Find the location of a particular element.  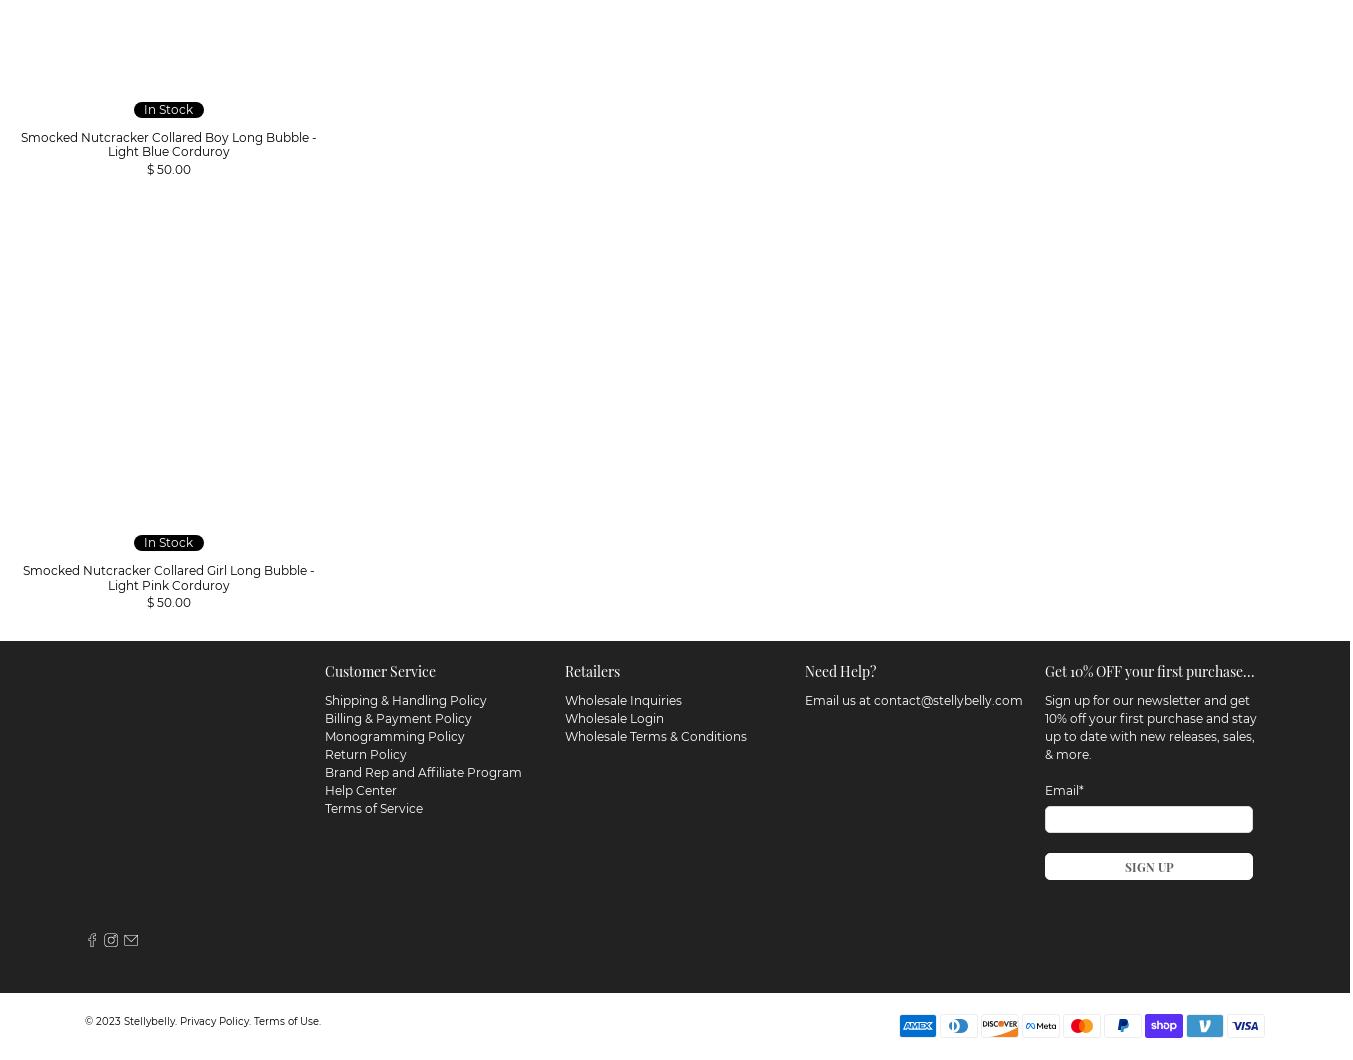

'Retailers' is located at coordinates (592, 667).